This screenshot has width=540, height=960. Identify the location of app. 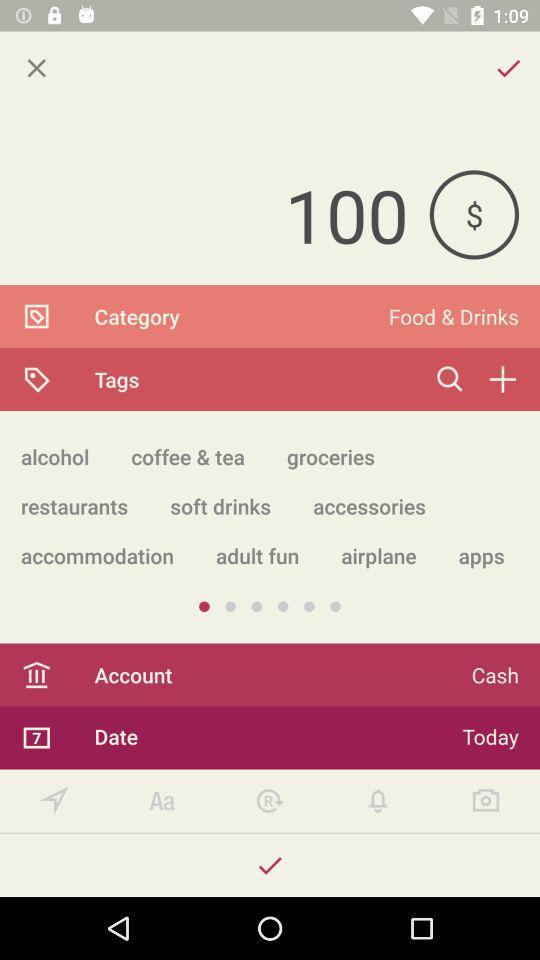
(36, 68).